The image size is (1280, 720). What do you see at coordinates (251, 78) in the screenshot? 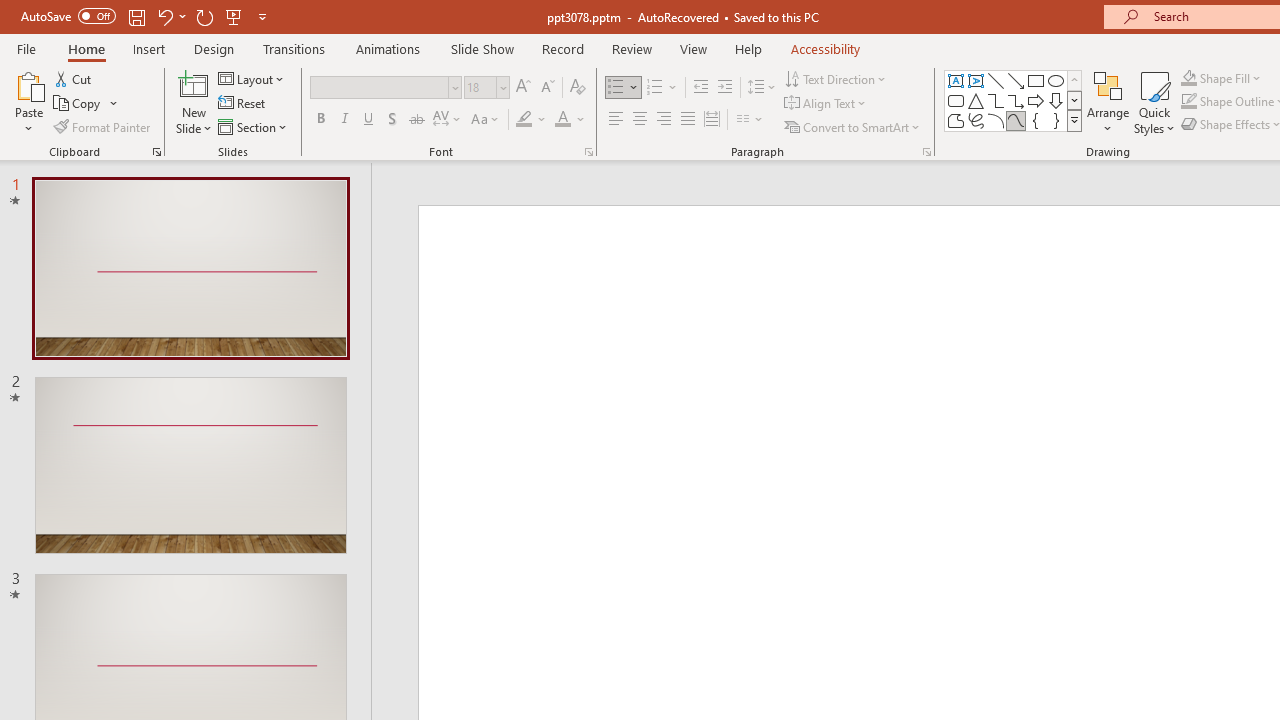
I see `'Layout'` at bounding box center [251, 78].